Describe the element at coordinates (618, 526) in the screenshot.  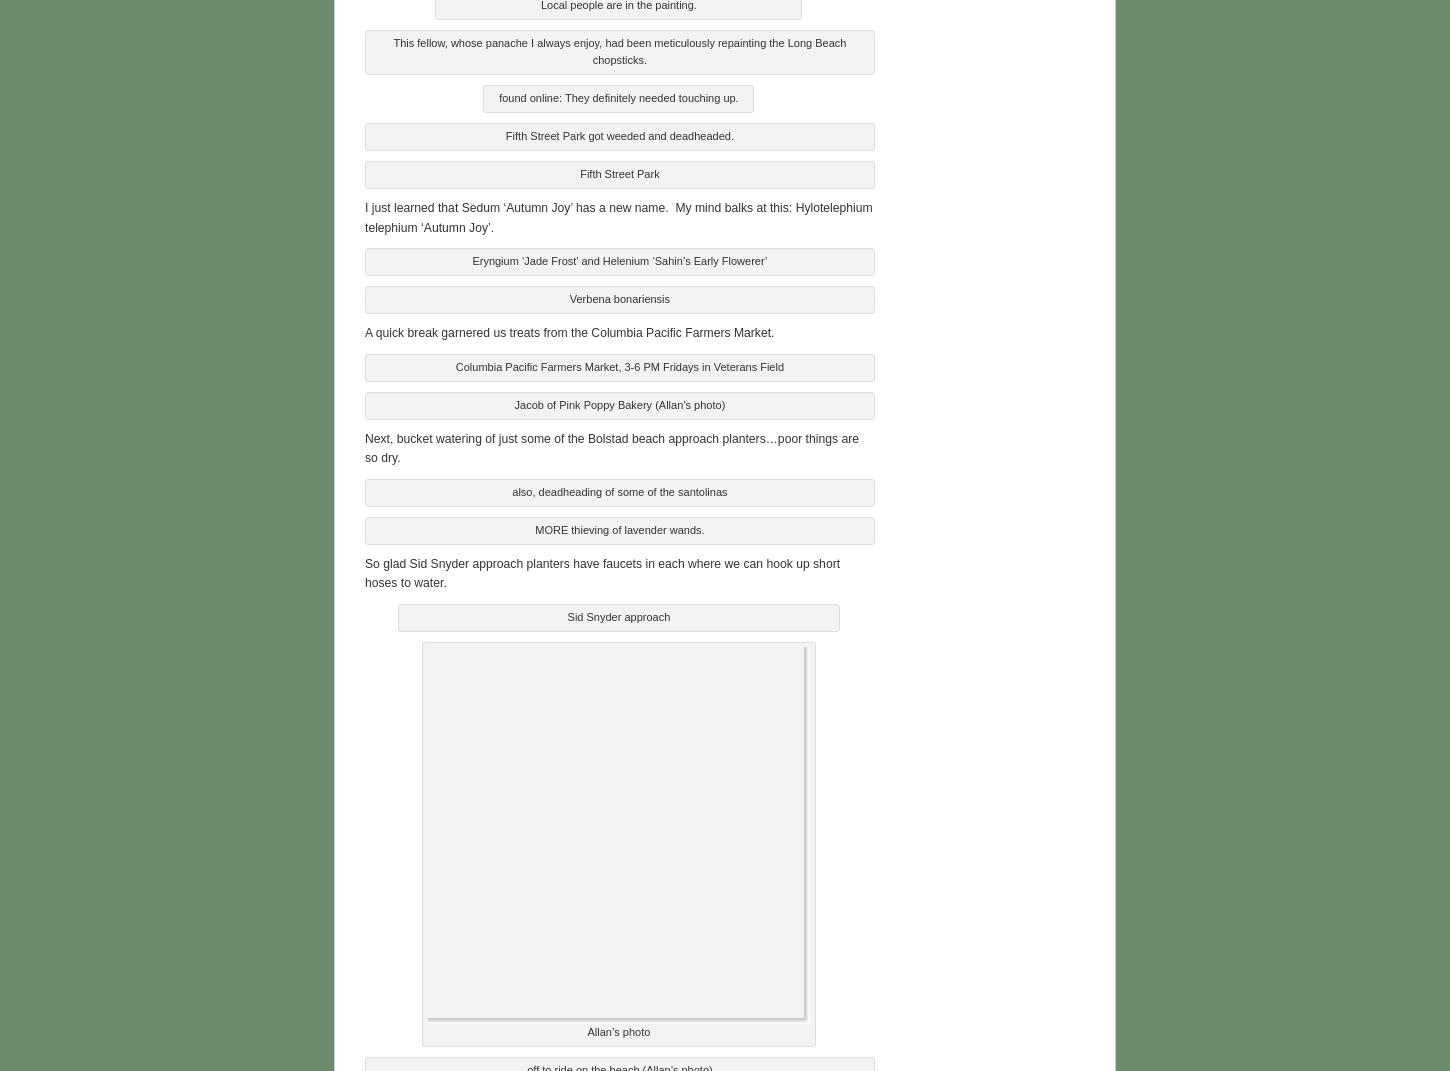
I see `'MORE thieving of lavender wands.'` at that location.